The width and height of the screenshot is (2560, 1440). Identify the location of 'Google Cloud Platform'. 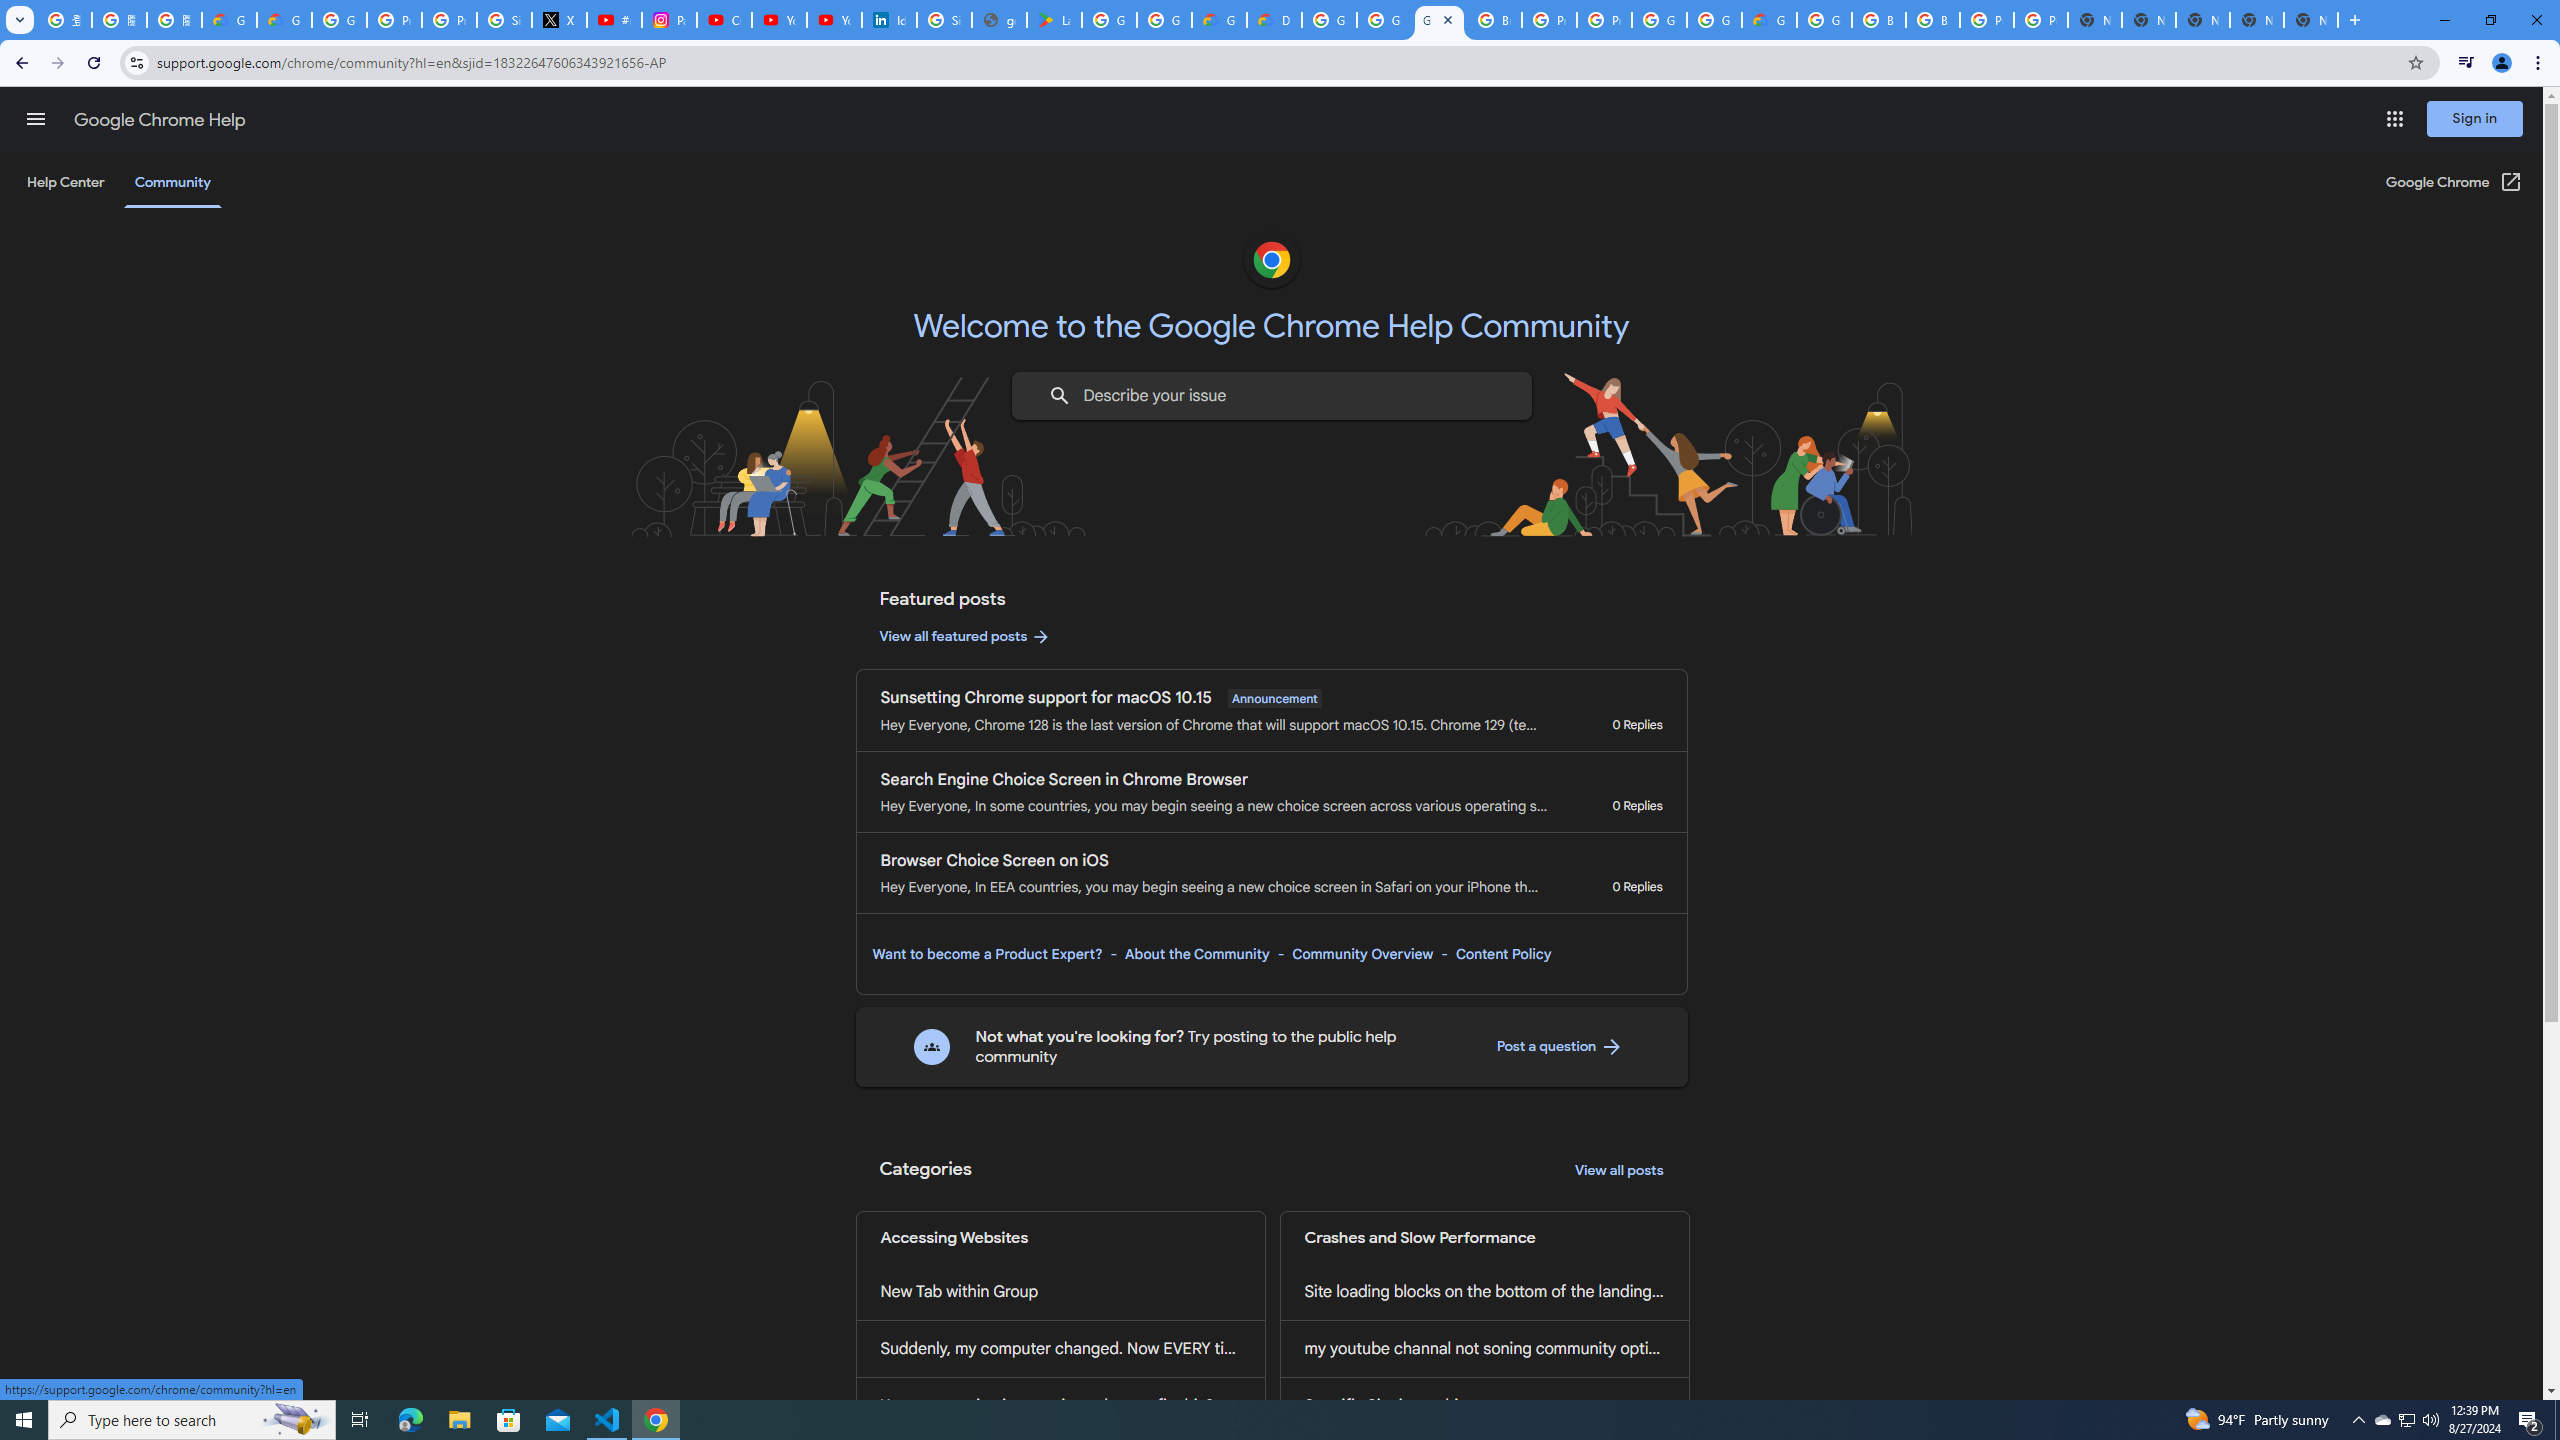
(1658, 19).